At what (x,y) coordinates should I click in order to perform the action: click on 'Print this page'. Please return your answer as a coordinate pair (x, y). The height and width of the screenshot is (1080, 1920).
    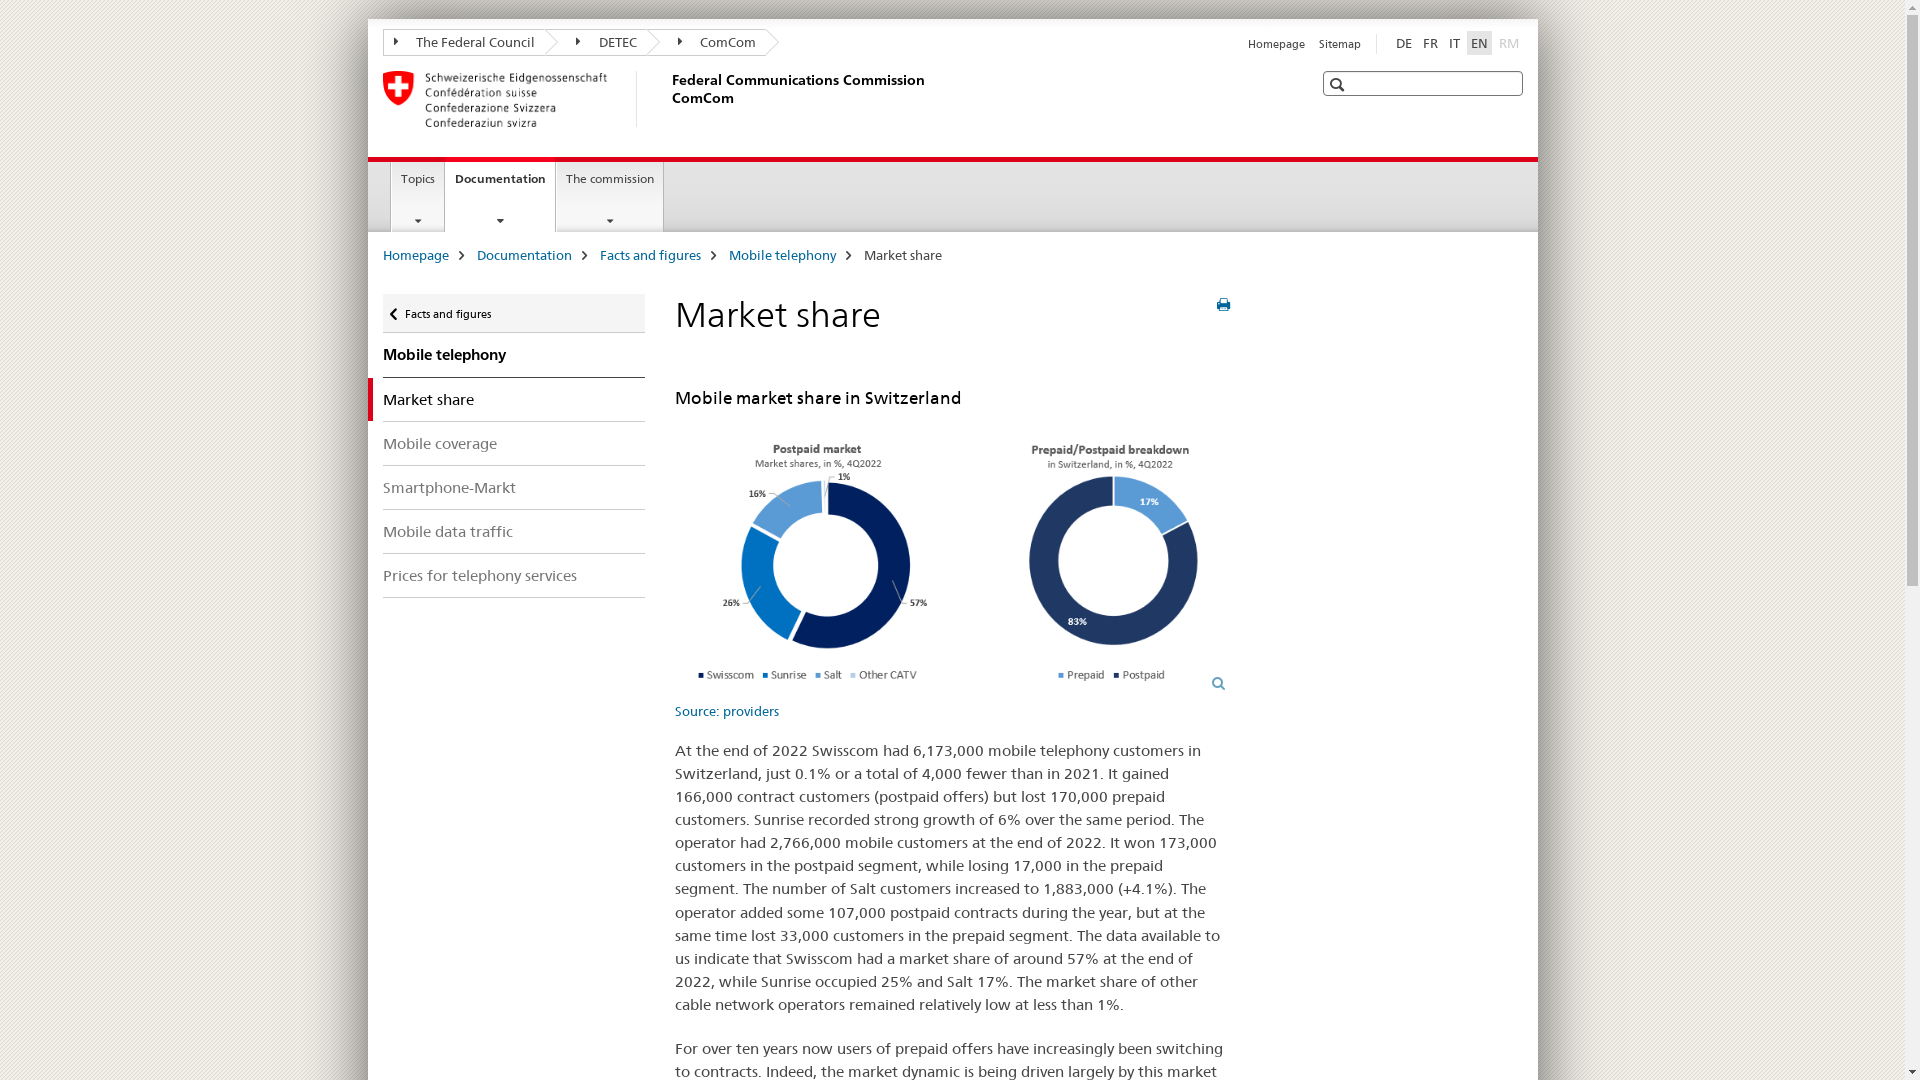
    Looking at the image, I should click on (1222, 304).